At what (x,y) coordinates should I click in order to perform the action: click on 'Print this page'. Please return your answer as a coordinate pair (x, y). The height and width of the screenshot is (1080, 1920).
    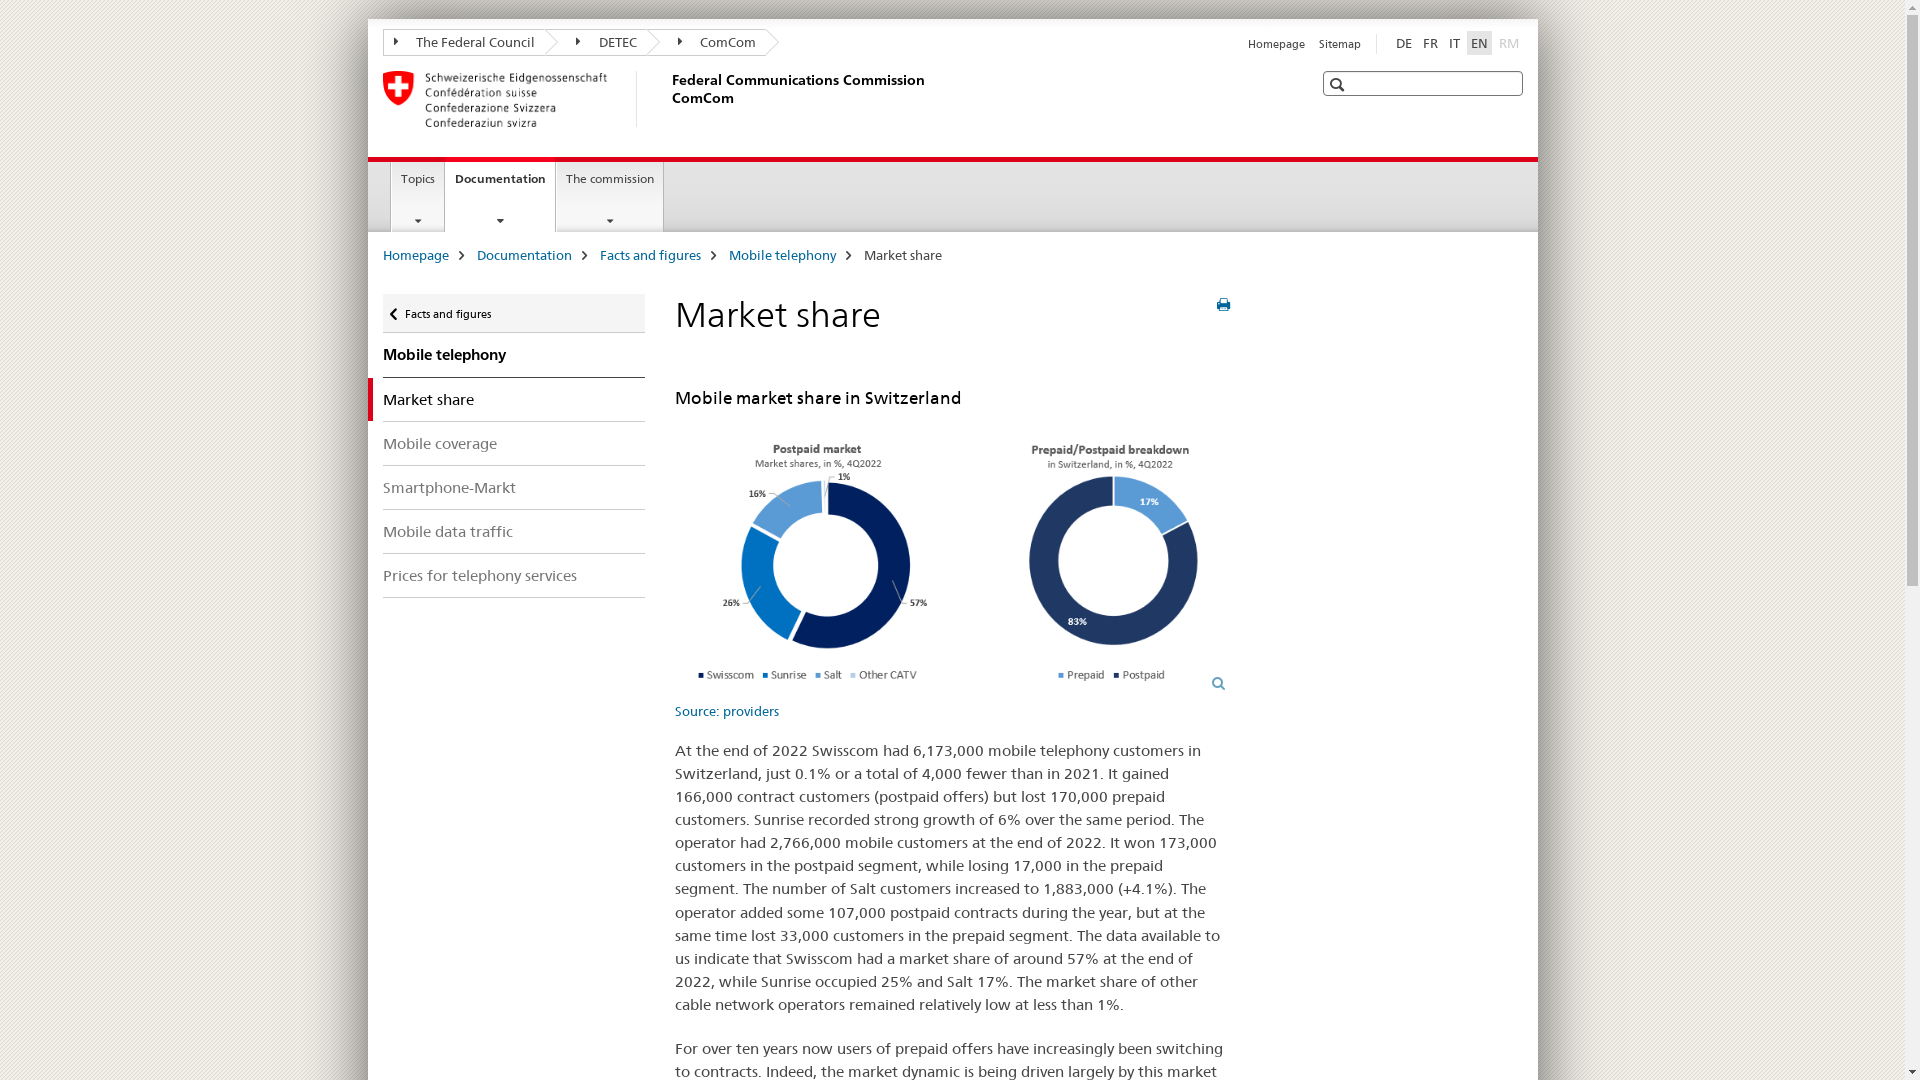
    Looking at the image, I should click on (1222, 304).